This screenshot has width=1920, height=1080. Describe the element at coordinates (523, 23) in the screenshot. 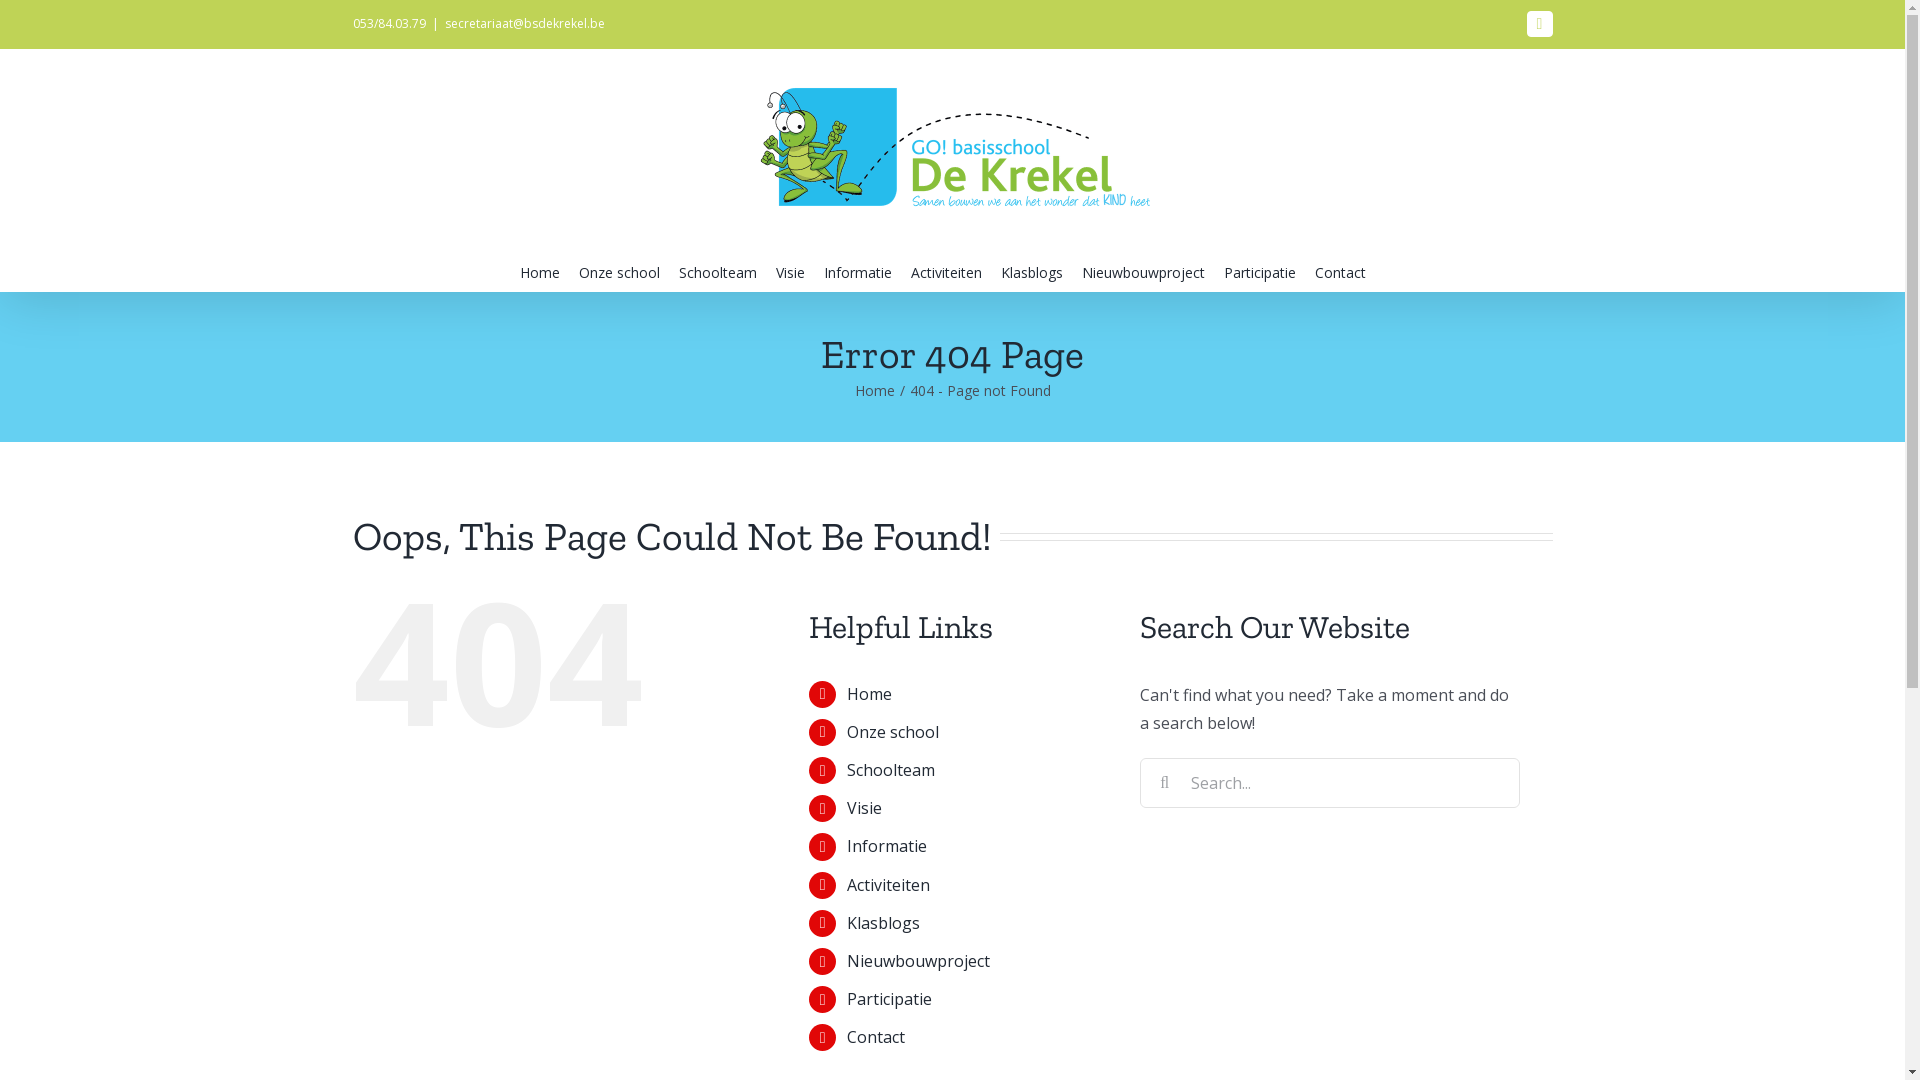

I see `'secretariaat@bsdekrekel.be'` at that location.